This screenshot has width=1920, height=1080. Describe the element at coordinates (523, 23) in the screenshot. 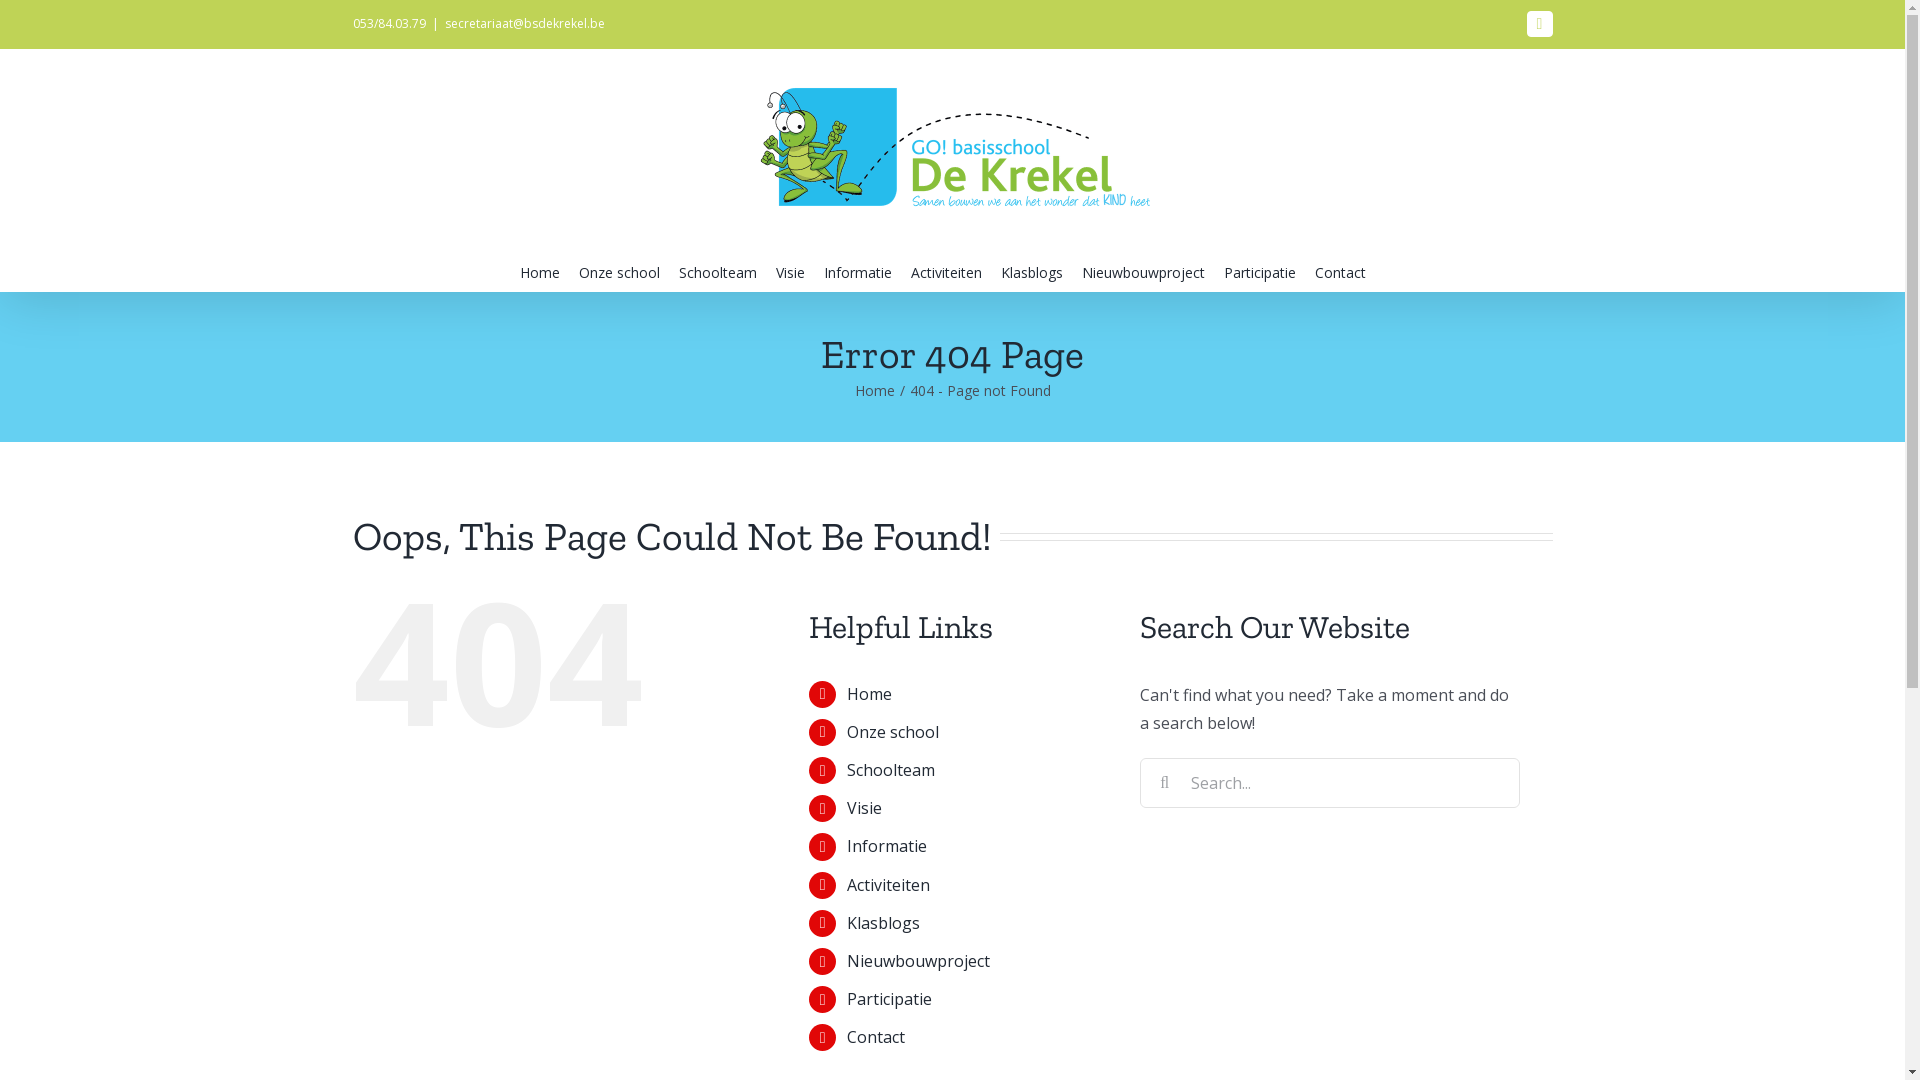

I see `'secretariaat@bsdekrekel.be'` at that location.